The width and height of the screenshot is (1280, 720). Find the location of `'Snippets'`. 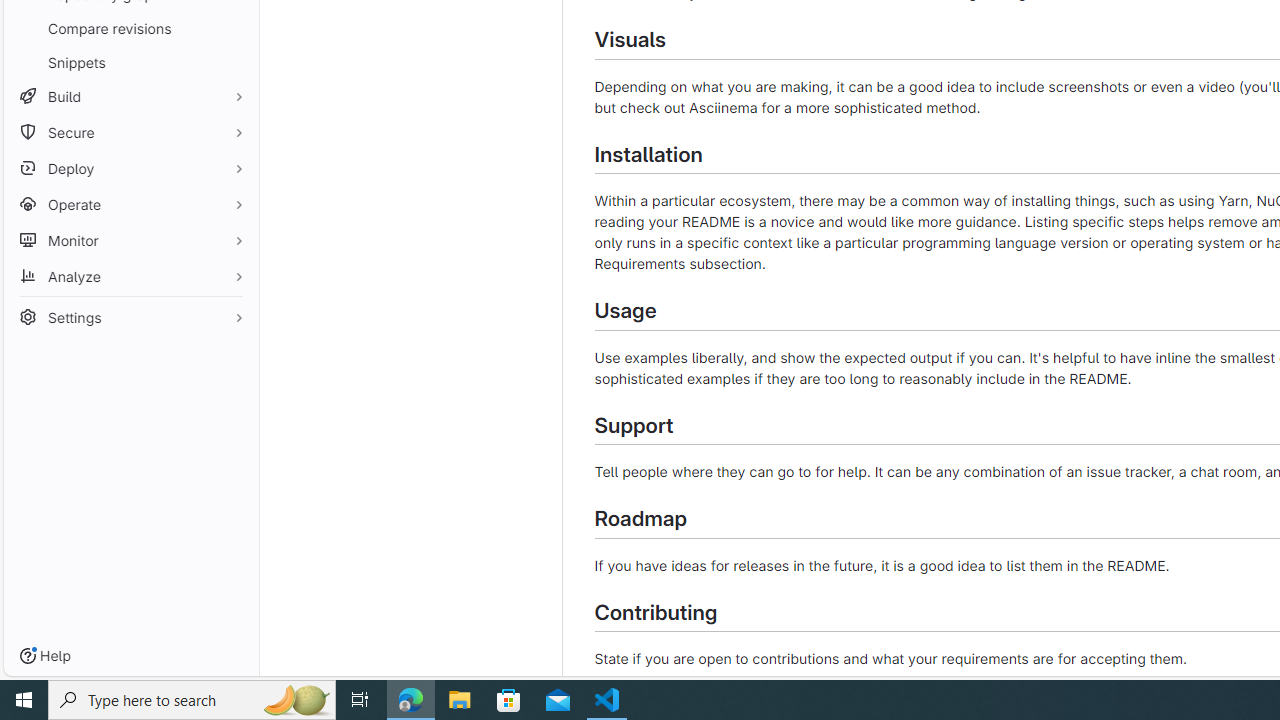

'Snippets' is located at coordinates (130, 61).